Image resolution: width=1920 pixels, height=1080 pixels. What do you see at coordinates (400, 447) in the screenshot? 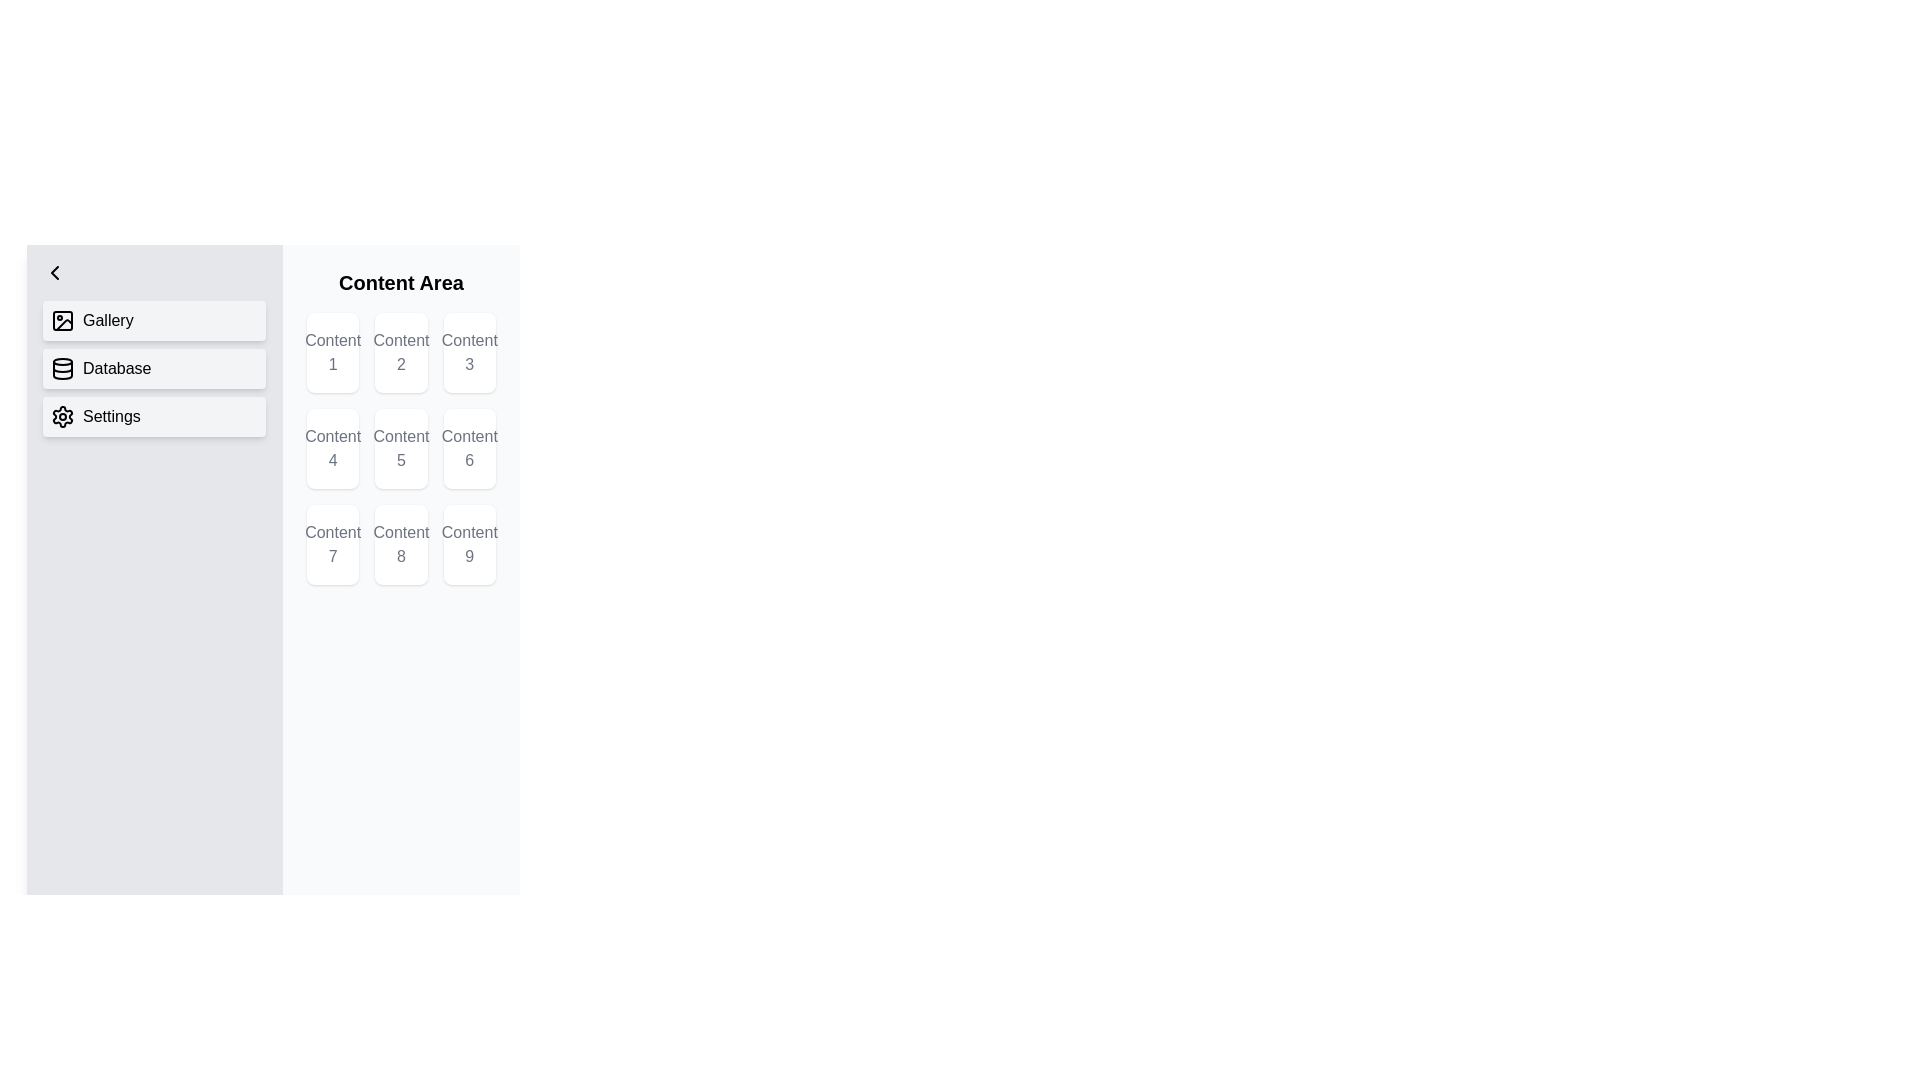
I see `an individual content block within the grid containing nine blocks, each displaying text such as 'Content 1', 'Content 2', etc` at bounding box center [400, 447].